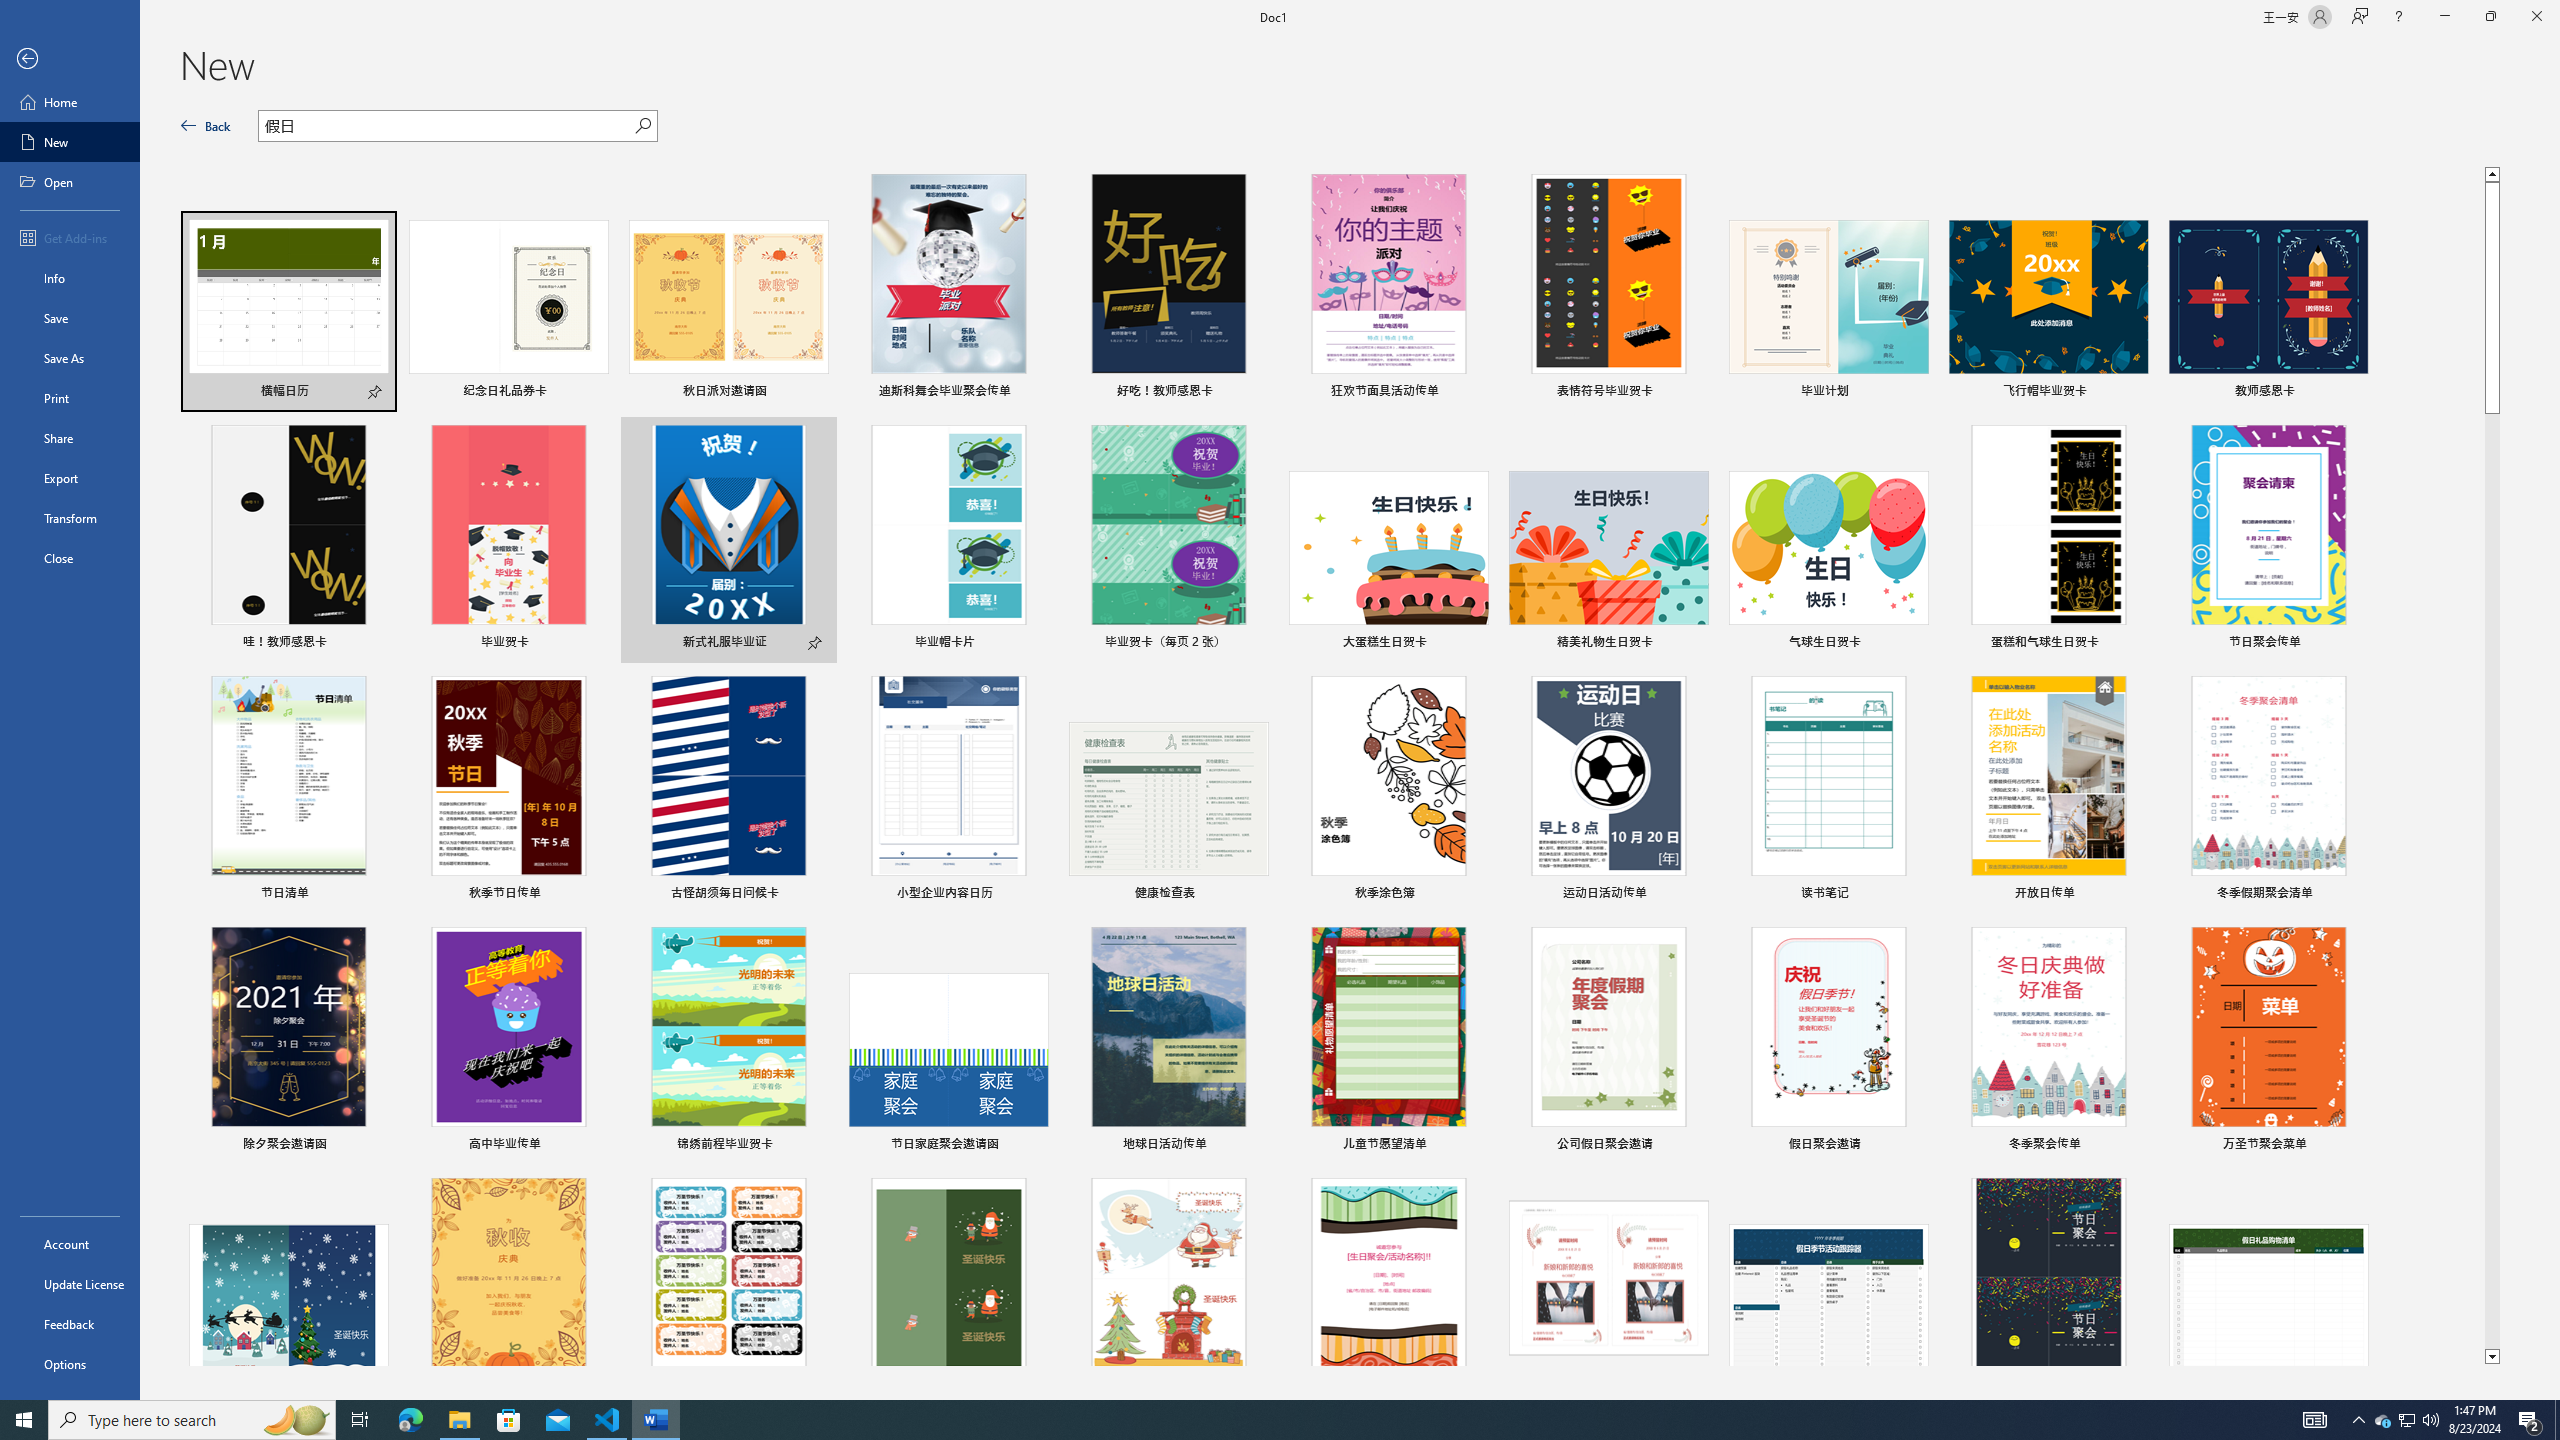 This screenshot has width=2560, height=1440. I want to click on 'Back', so click(207, 125).